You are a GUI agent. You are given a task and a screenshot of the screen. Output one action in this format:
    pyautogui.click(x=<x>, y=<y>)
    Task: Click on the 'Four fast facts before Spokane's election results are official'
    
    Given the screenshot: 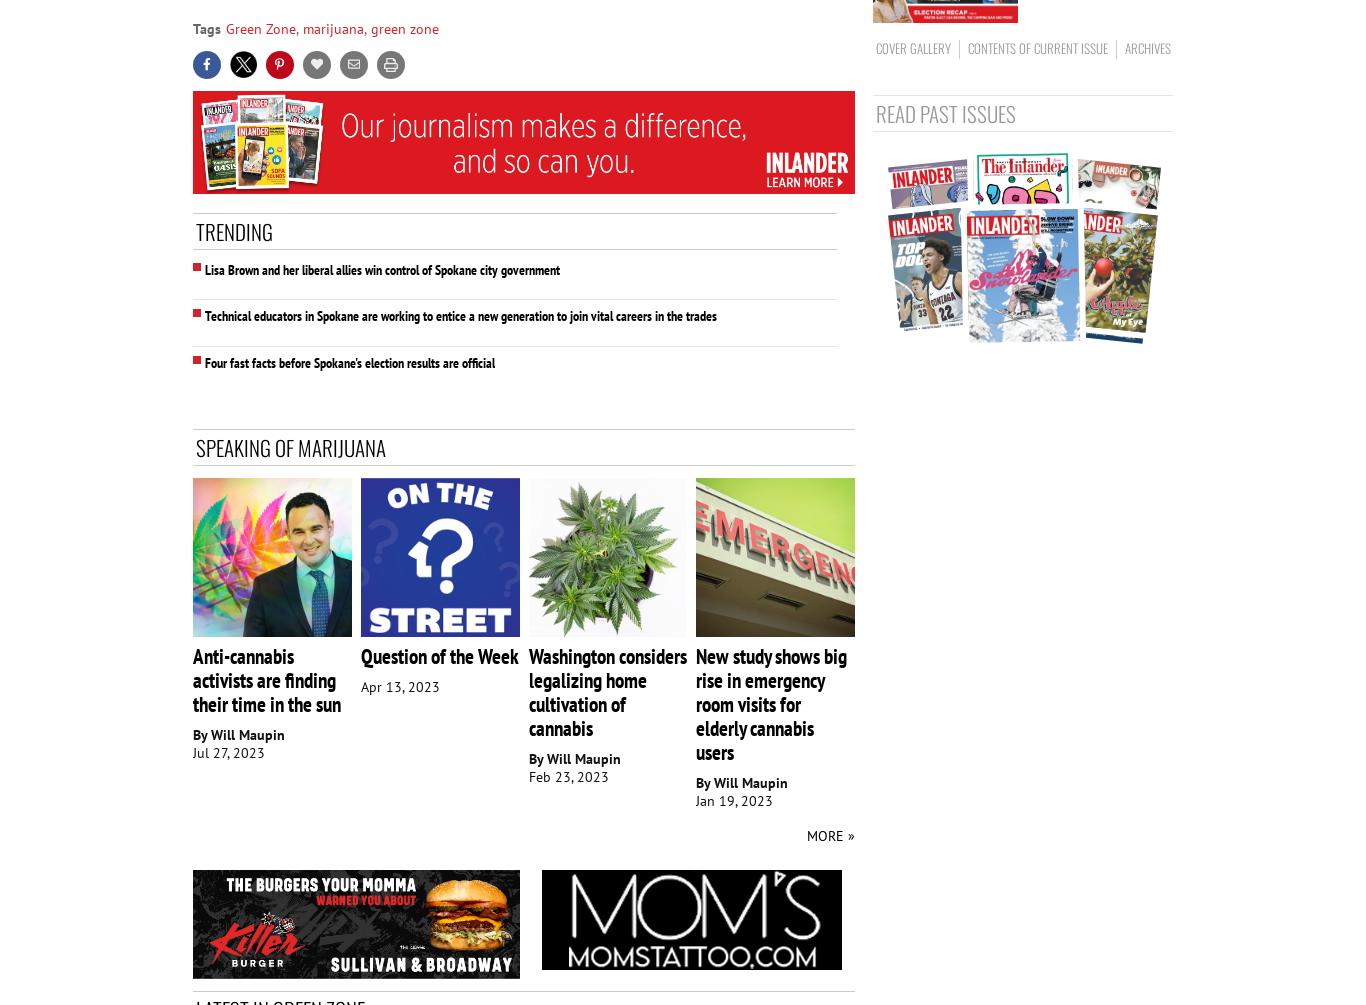 What is the action you would take?
    pyautogui.click(x=348, y=362)
    